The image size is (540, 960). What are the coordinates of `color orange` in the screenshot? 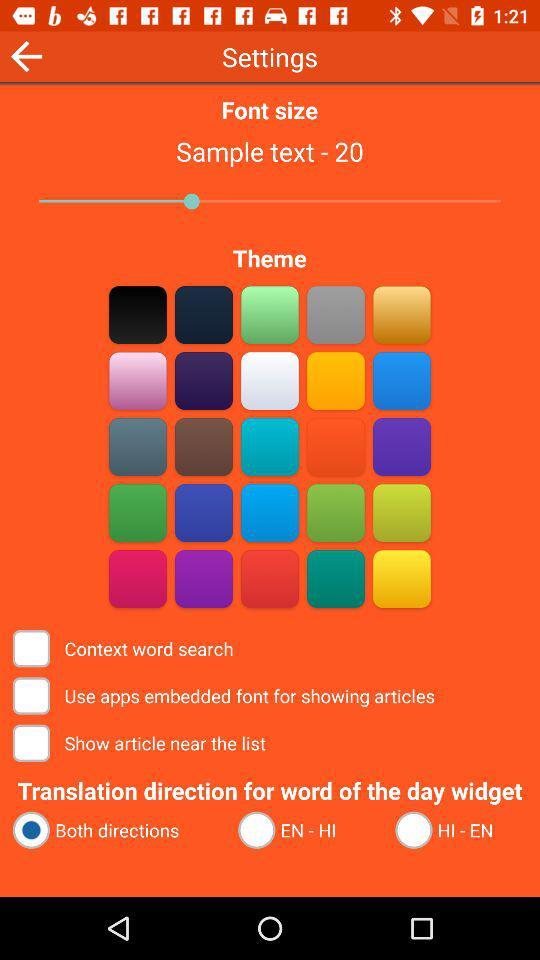 It's located at (401, 314).